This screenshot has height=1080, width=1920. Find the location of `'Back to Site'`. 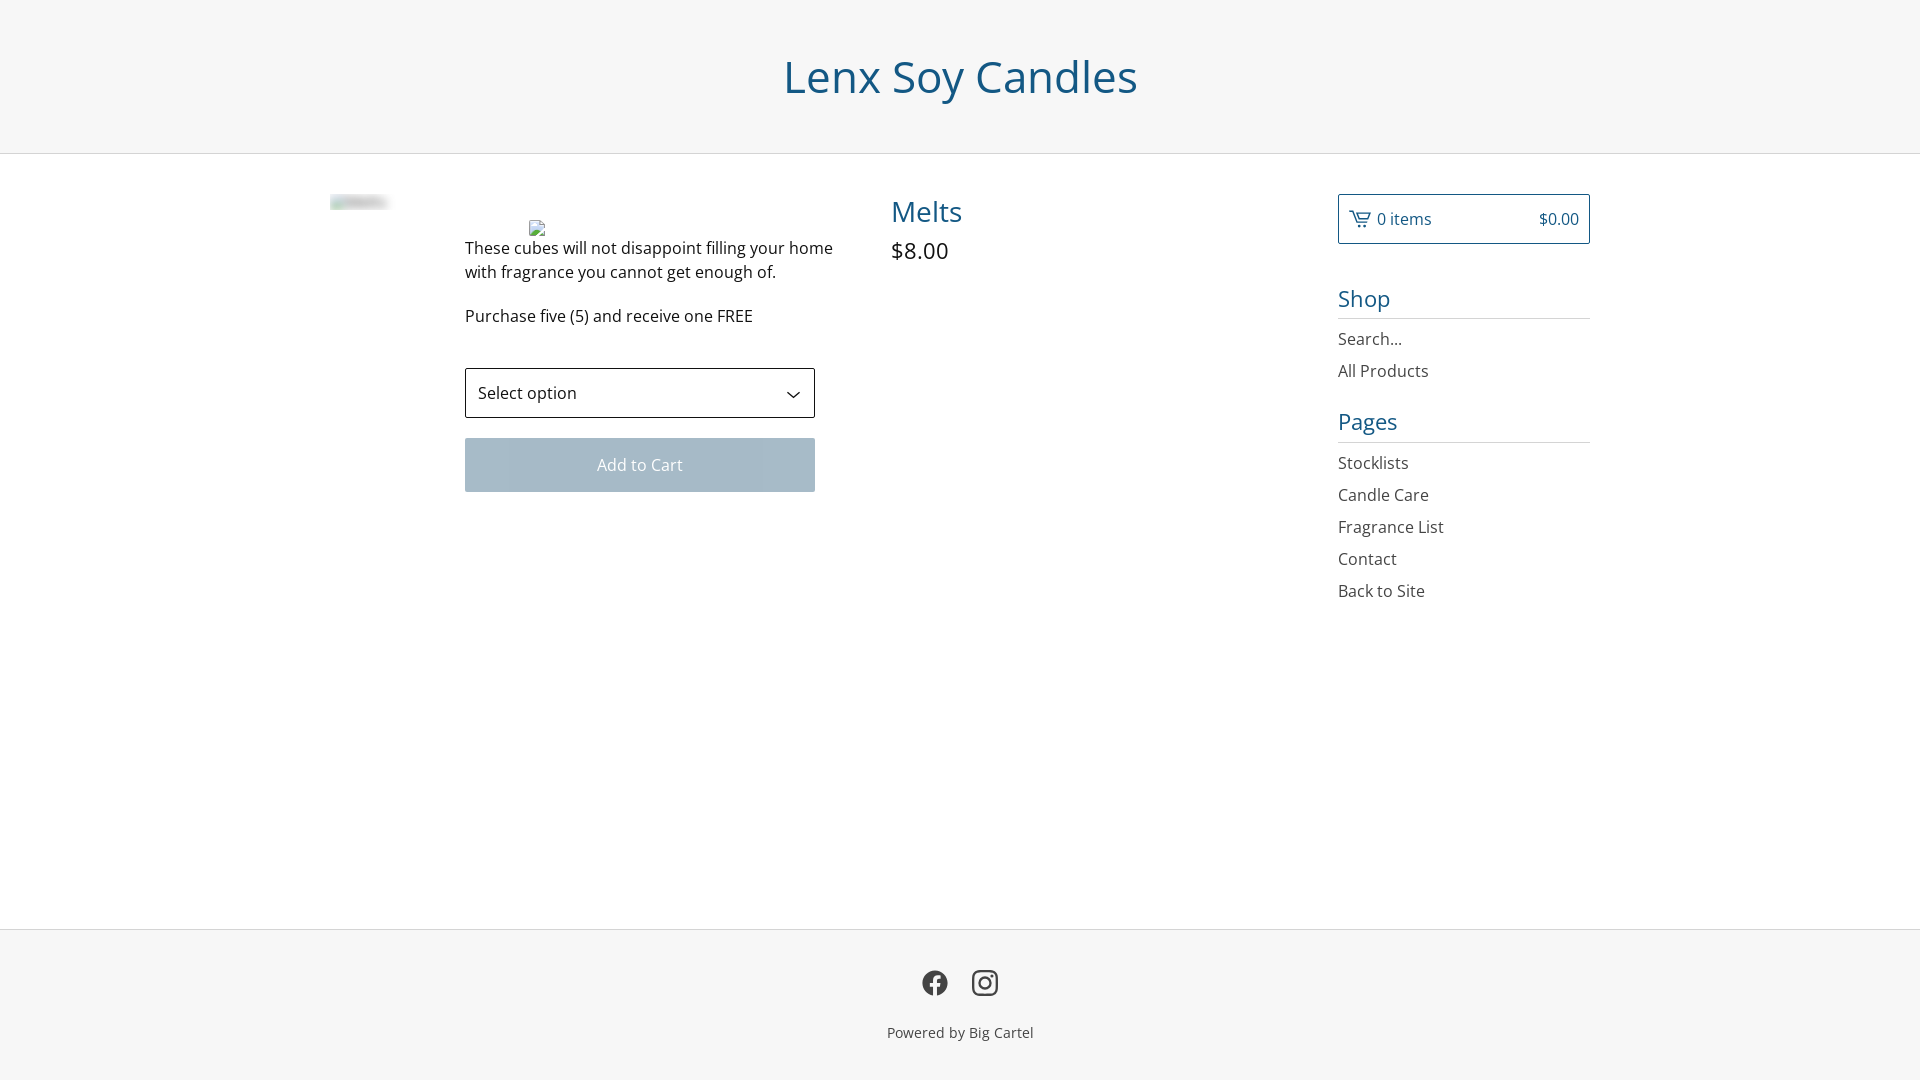

'Back to Site' is located at coordinates (1464, 589).